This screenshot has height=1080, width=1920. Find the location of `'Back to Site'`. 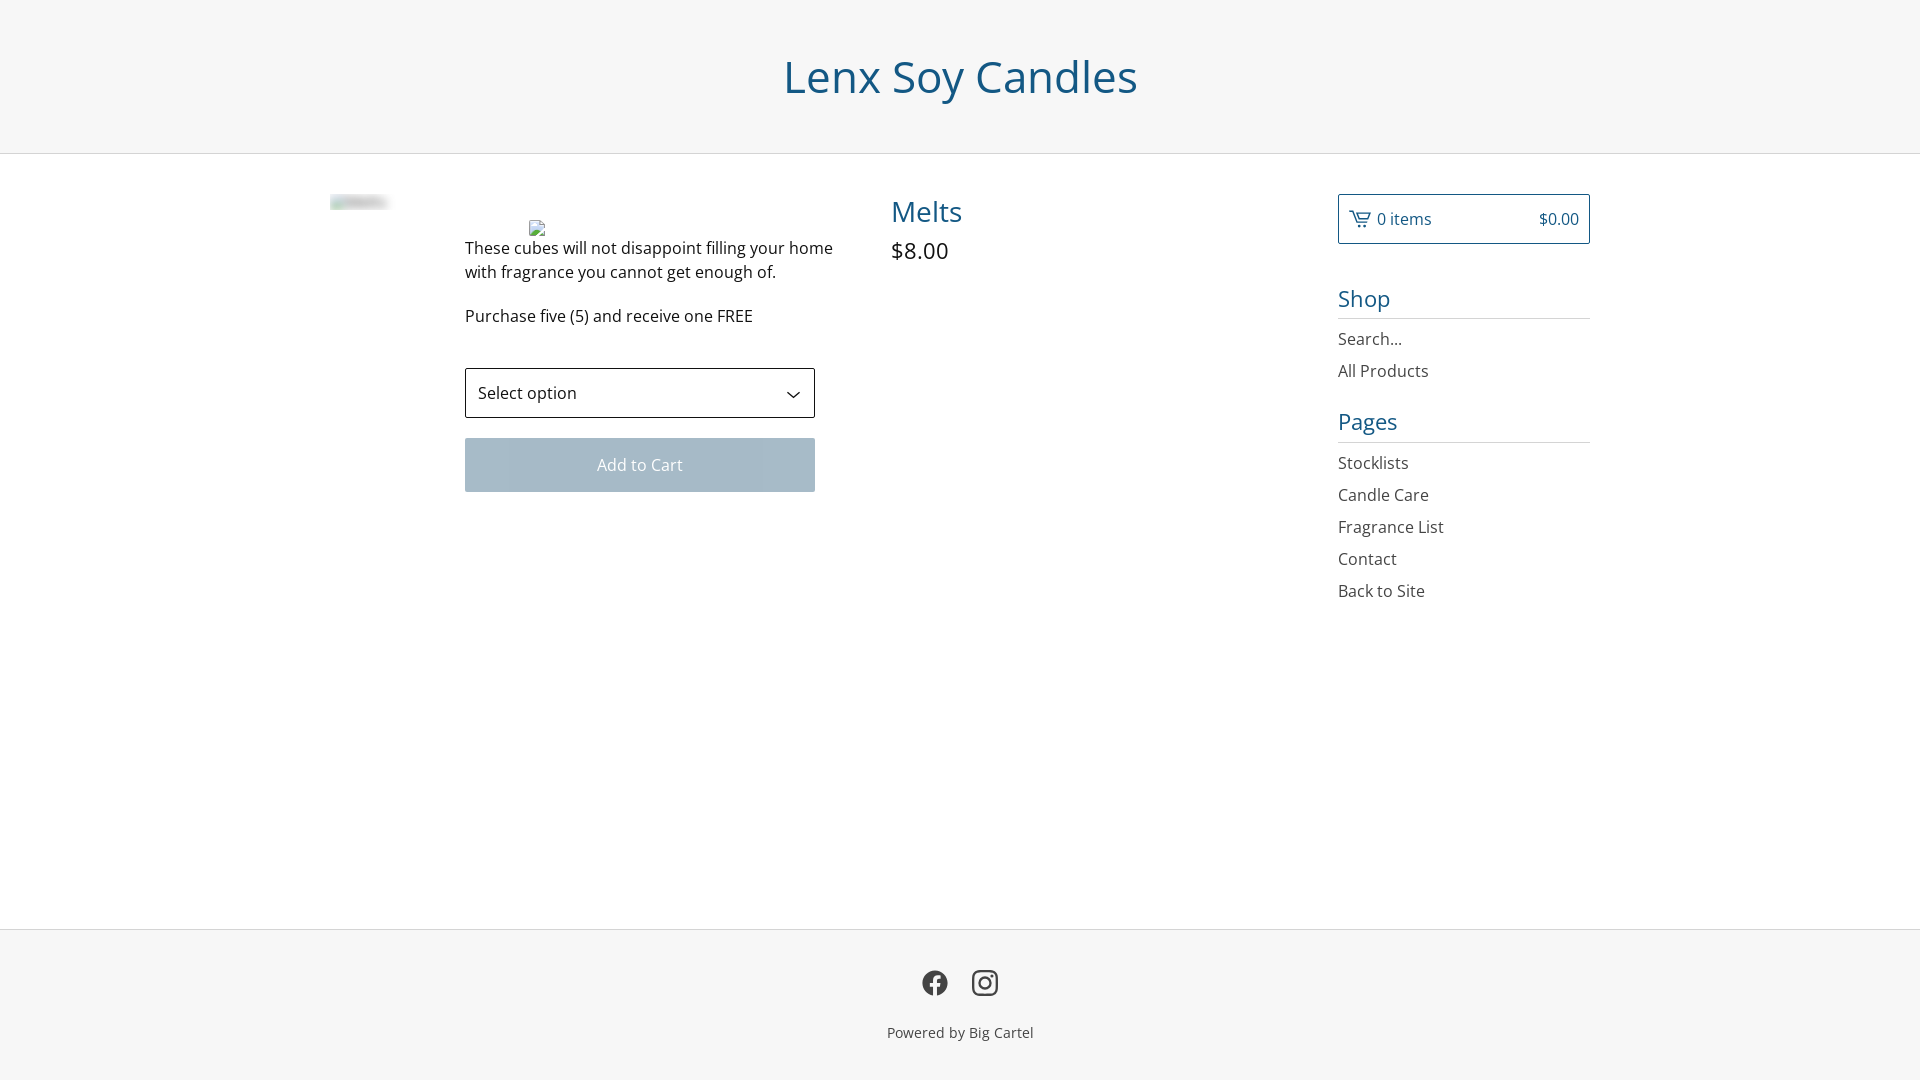

'Back to Site' is located at coordinates (1464, 589).